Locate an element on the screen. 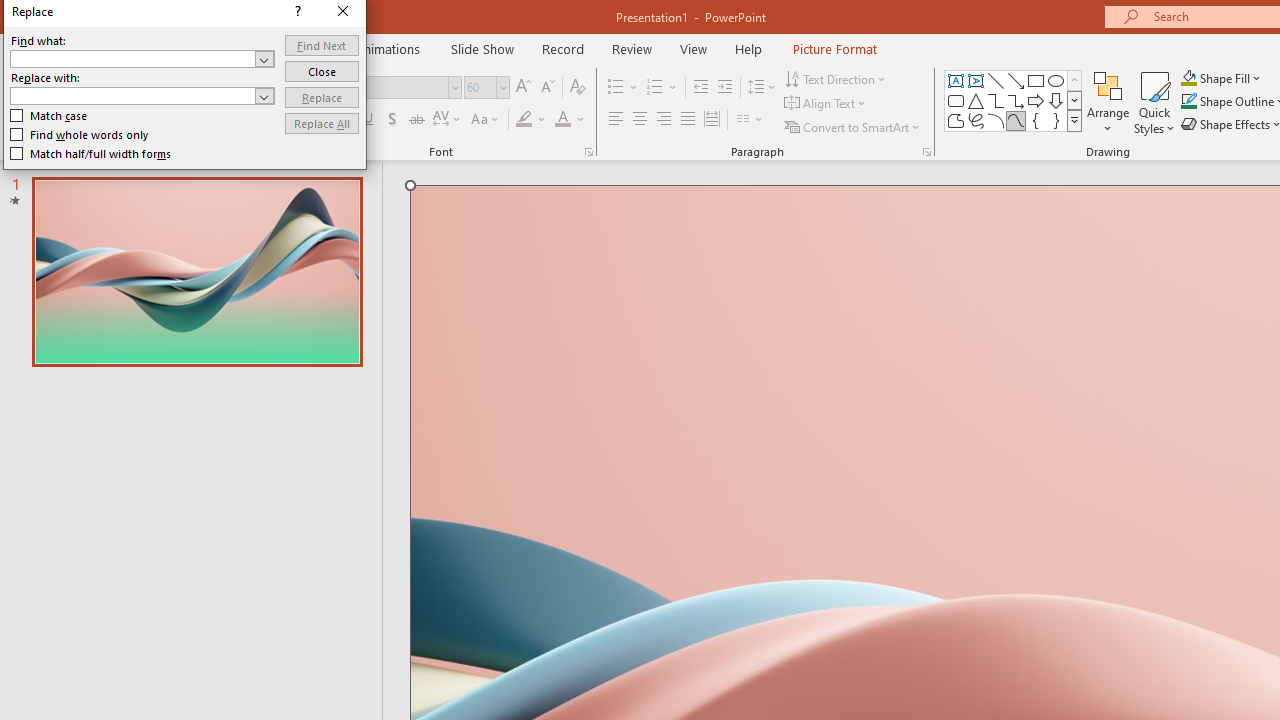 Image resolution: width=1280 pixels, height=720 pixels. 'Font...' is located at coordinates (587, 150).